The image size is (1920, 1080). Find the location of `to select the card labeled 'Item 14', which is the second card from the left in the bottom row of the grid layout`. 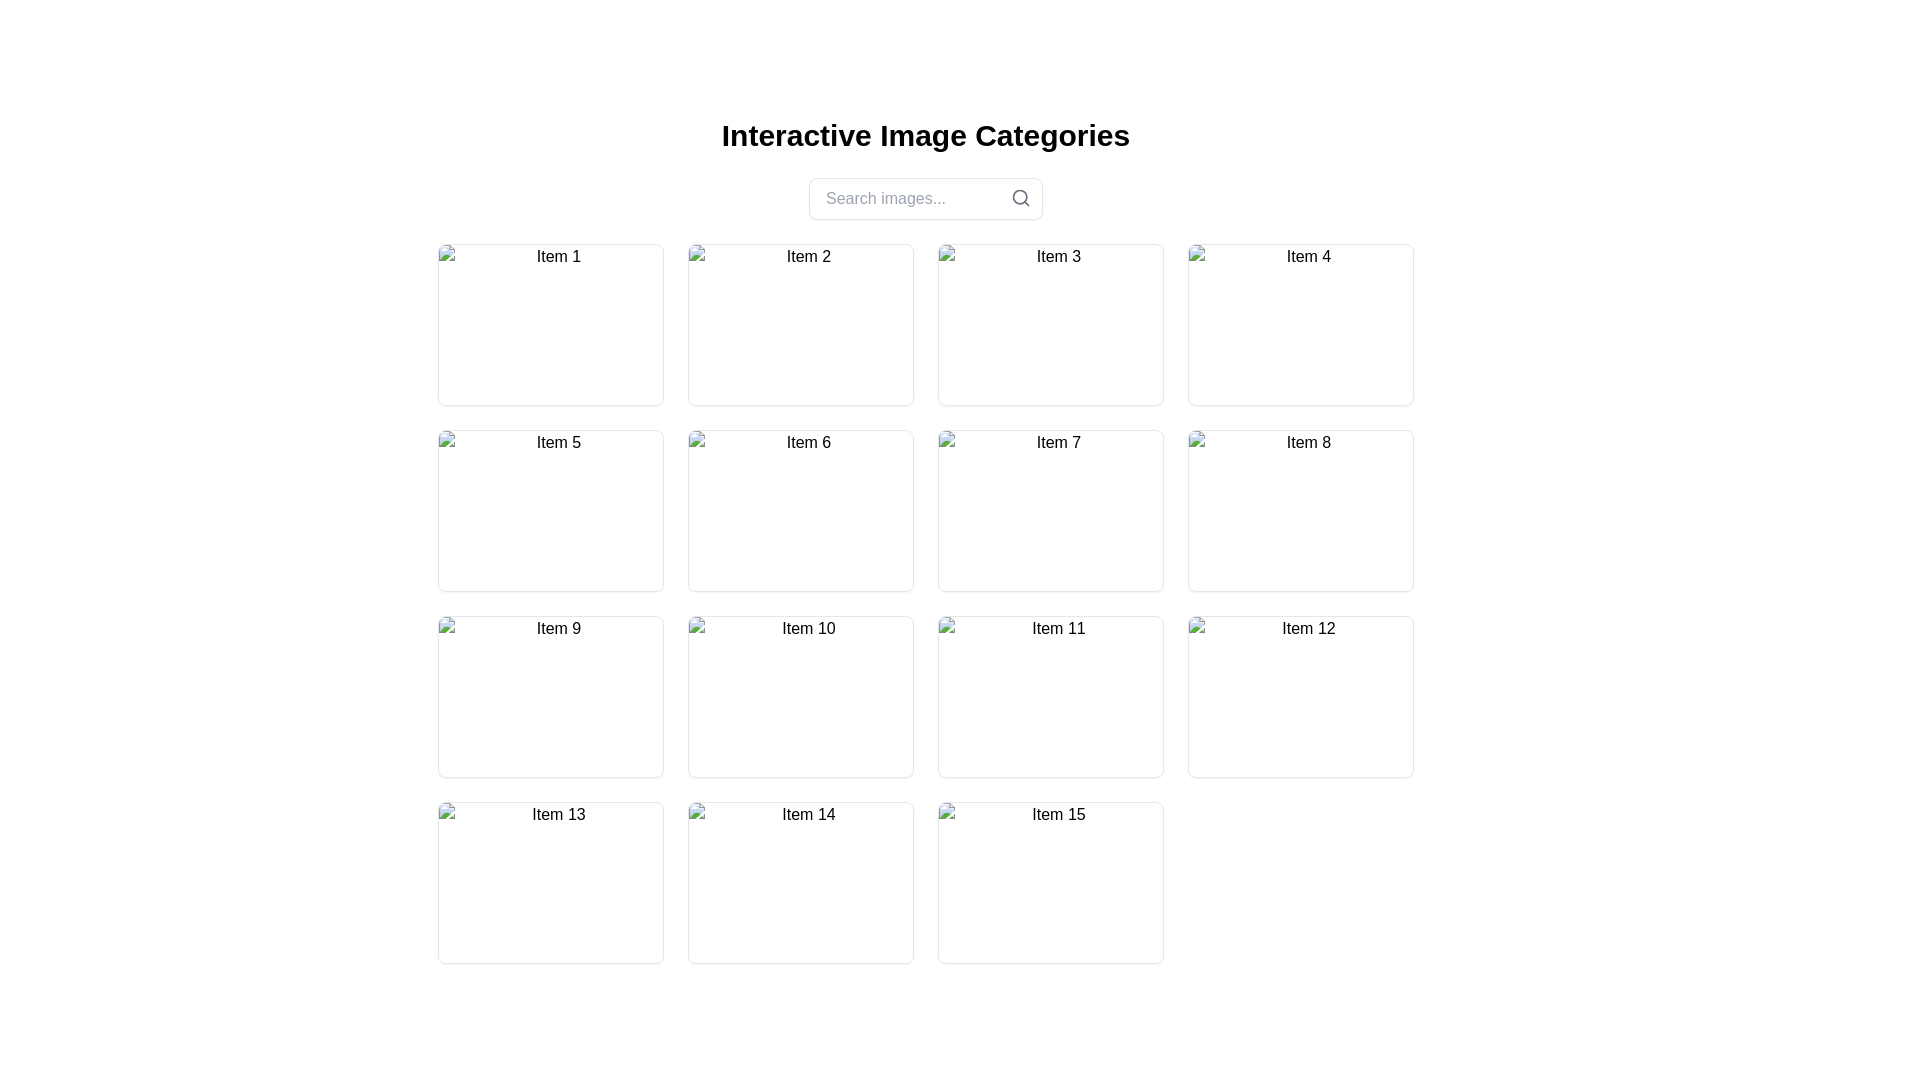

to select the card labeled 'Item 14', which is the second card from the left in the bottom row of the grid layout is located at coordinates (801, 882).